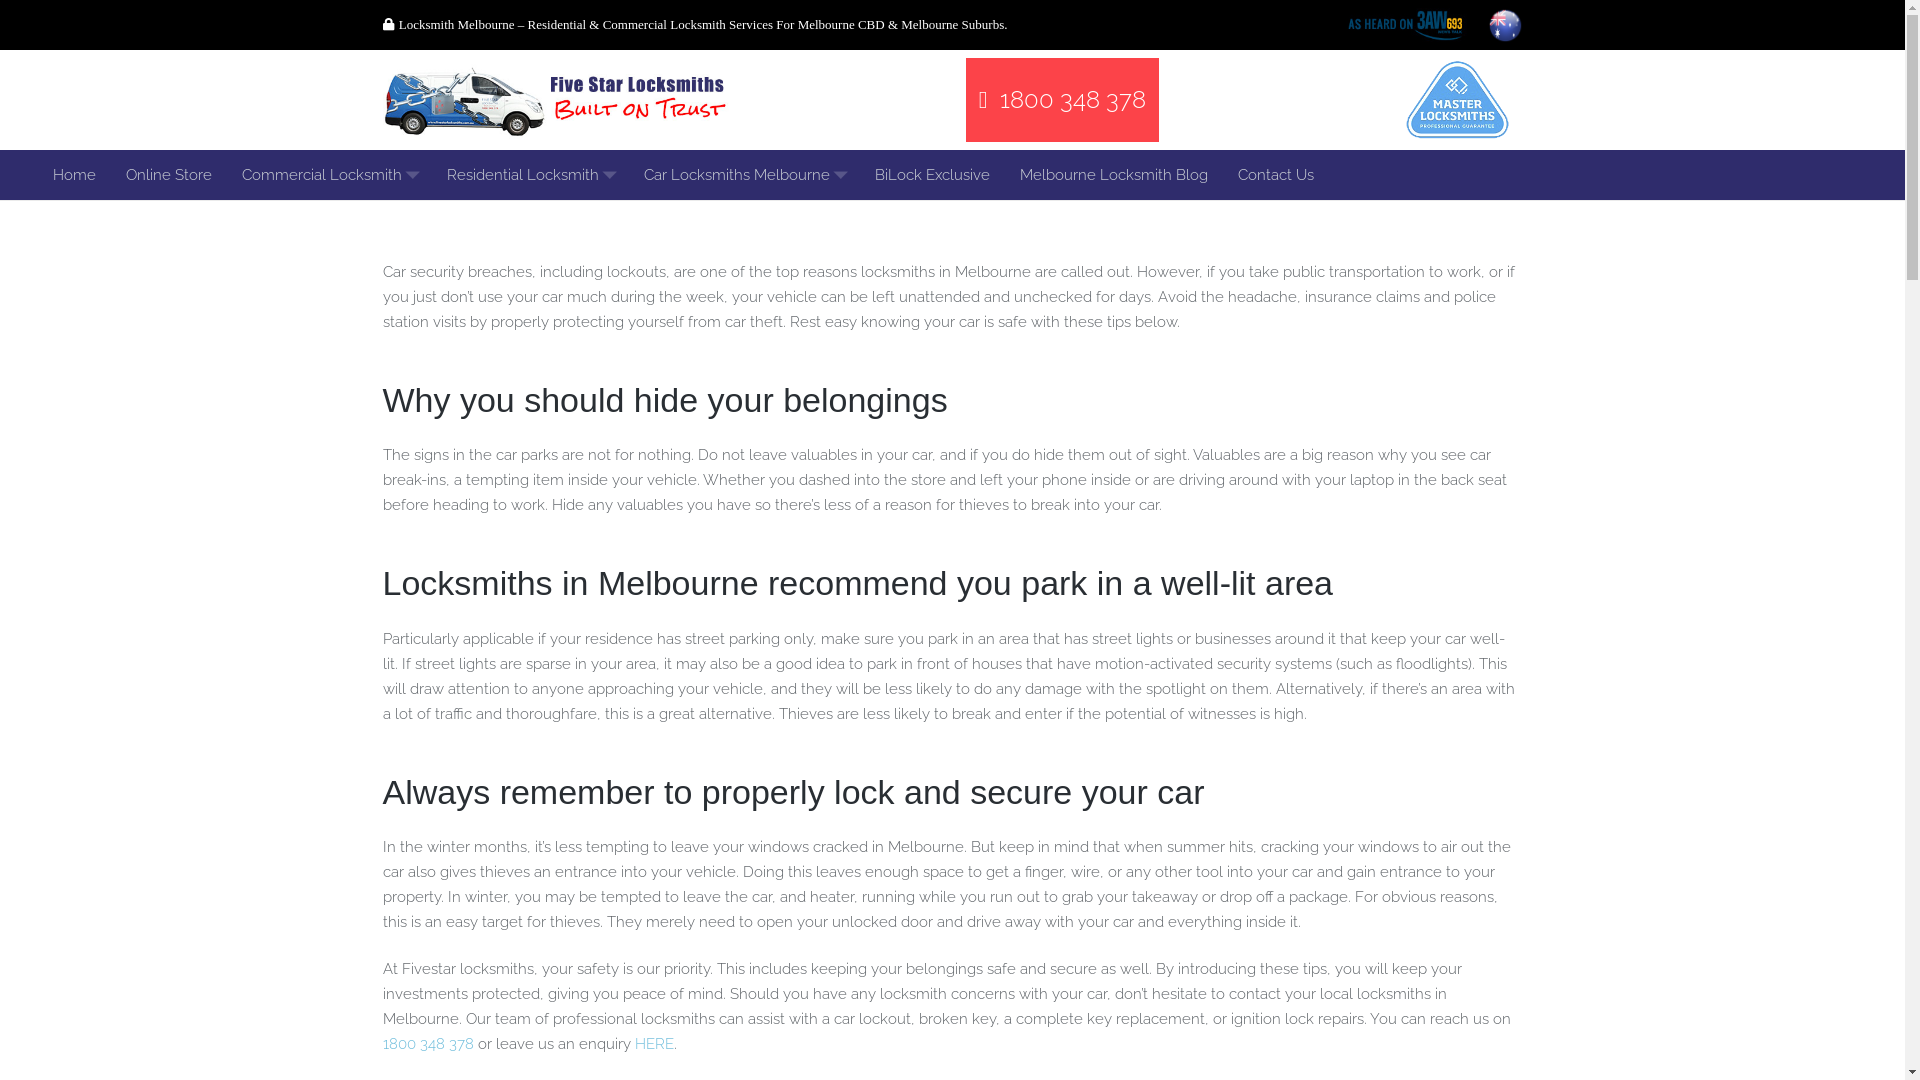 This screenshot has height=1080, width=1920. What do you see at coordinates (1112, 173) in the screenshot?
I see `'Melbourne Locksmith Blog'` at bounding box center [1112, 173].